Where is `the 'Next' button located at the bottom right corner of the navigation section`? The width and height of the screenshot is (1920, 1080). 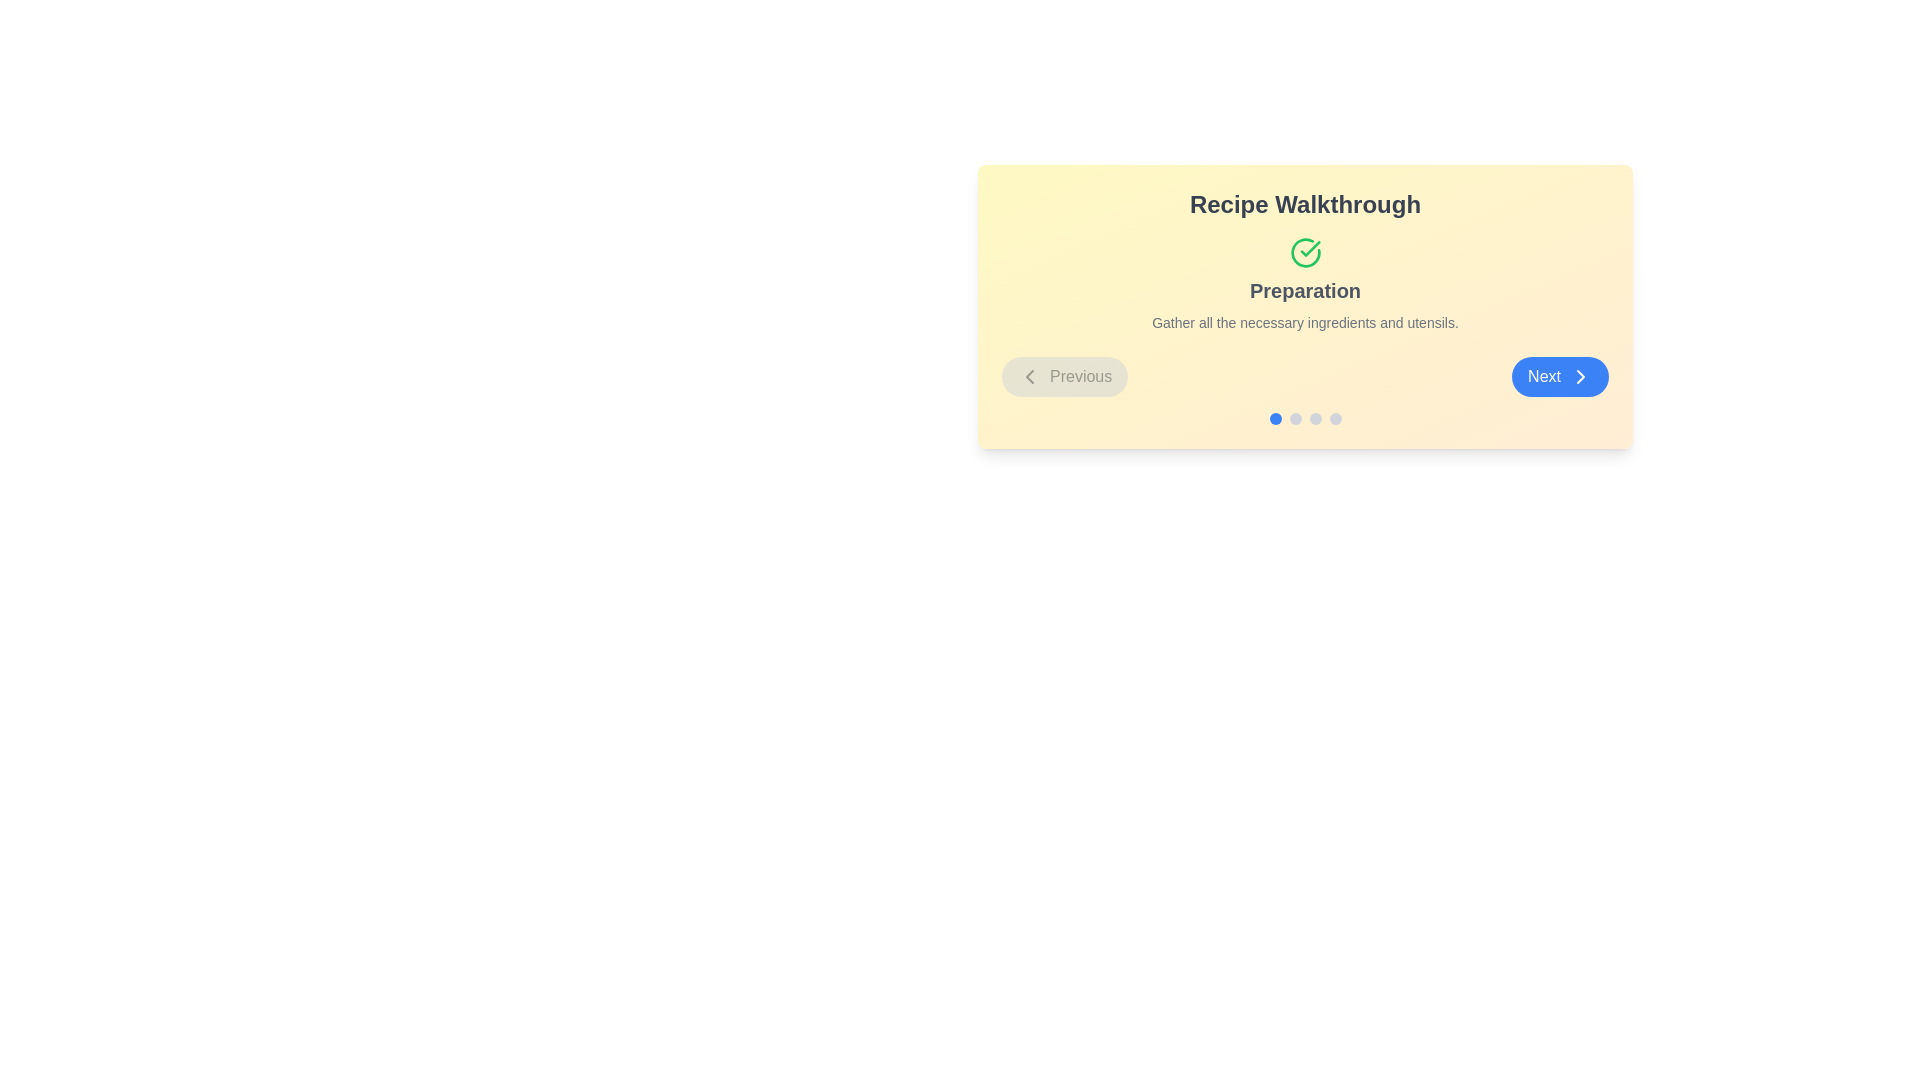 the 'Next' button located at the bottom right corner of the navigation section is located at coordinates (1559, 377).